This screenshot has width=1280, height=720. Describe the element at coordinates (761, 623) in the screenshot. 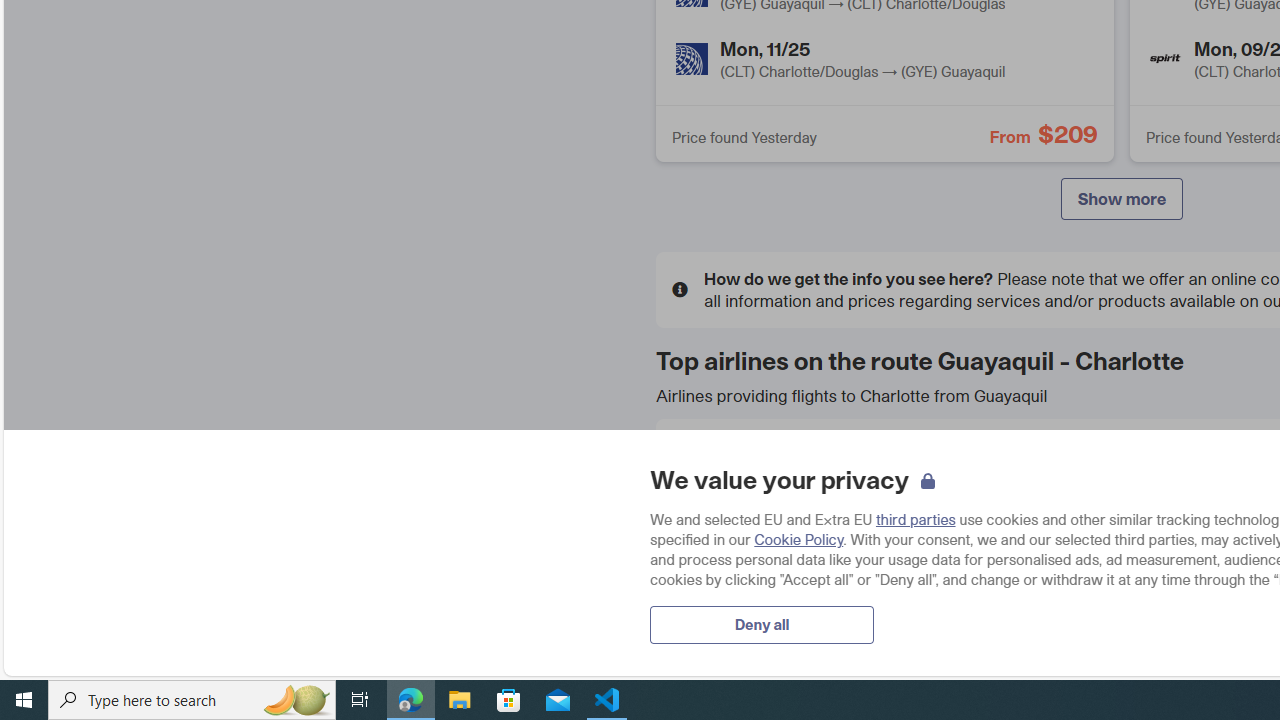

I see `'Deny all'` at that location.